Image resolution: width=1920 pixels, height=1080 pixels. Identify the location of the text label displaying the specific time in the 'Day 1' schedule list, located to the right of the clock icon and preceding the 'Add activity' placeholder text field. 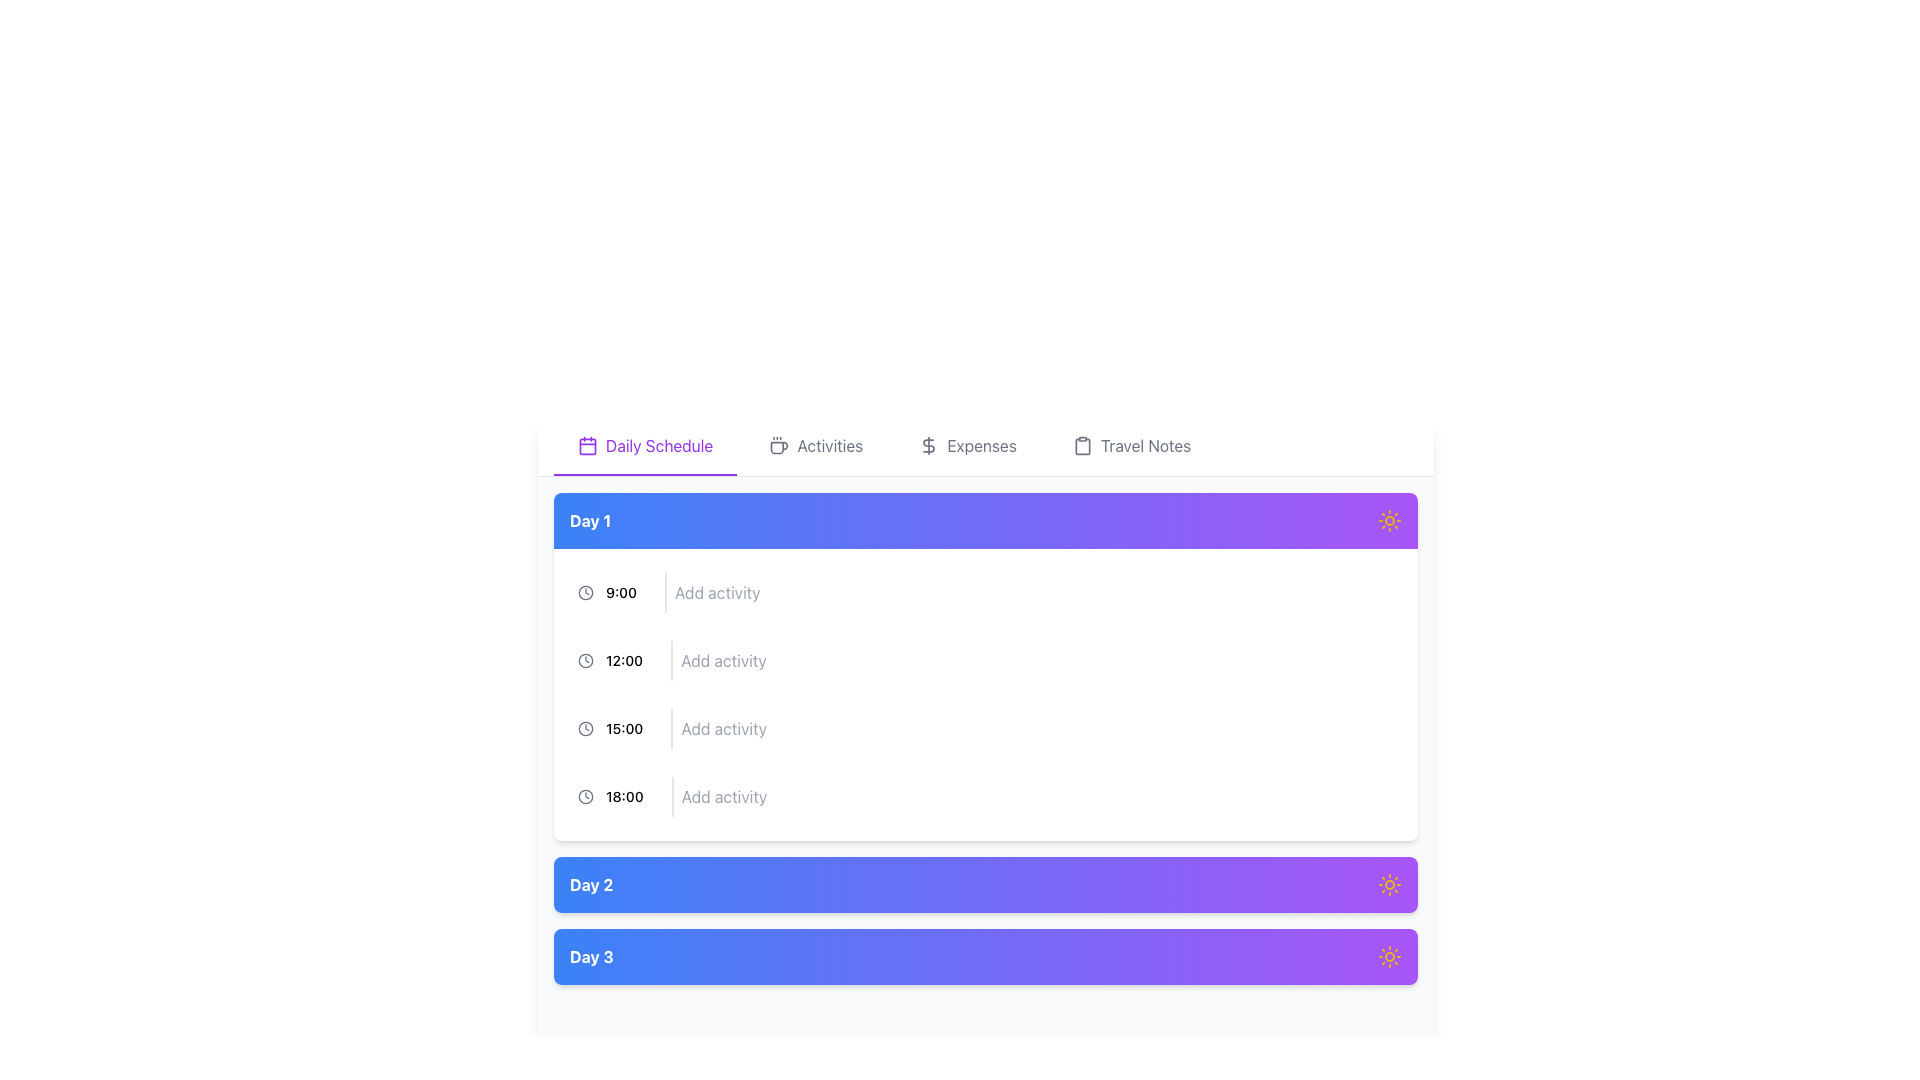
(623, 660).